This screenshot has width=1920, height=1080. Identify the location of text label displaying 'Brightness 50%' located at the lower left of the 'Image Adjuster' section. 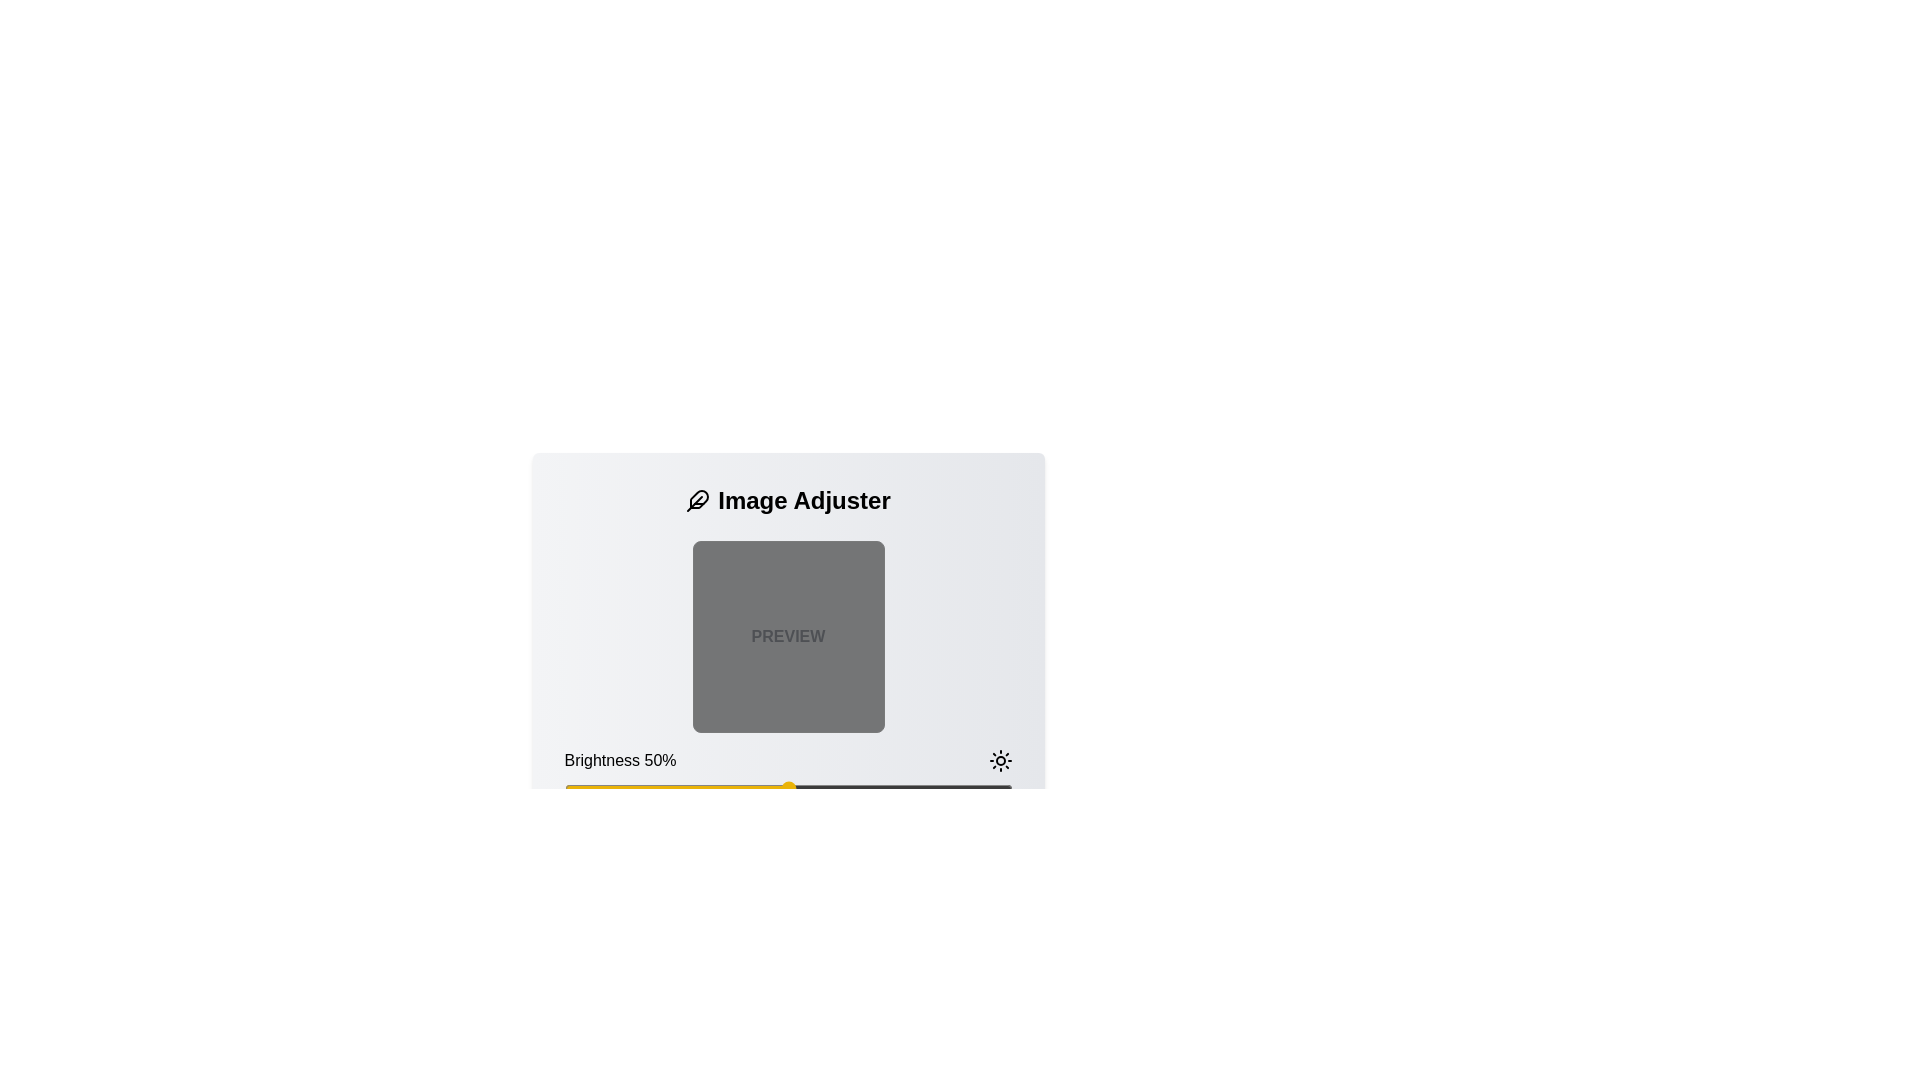
(619, 760).